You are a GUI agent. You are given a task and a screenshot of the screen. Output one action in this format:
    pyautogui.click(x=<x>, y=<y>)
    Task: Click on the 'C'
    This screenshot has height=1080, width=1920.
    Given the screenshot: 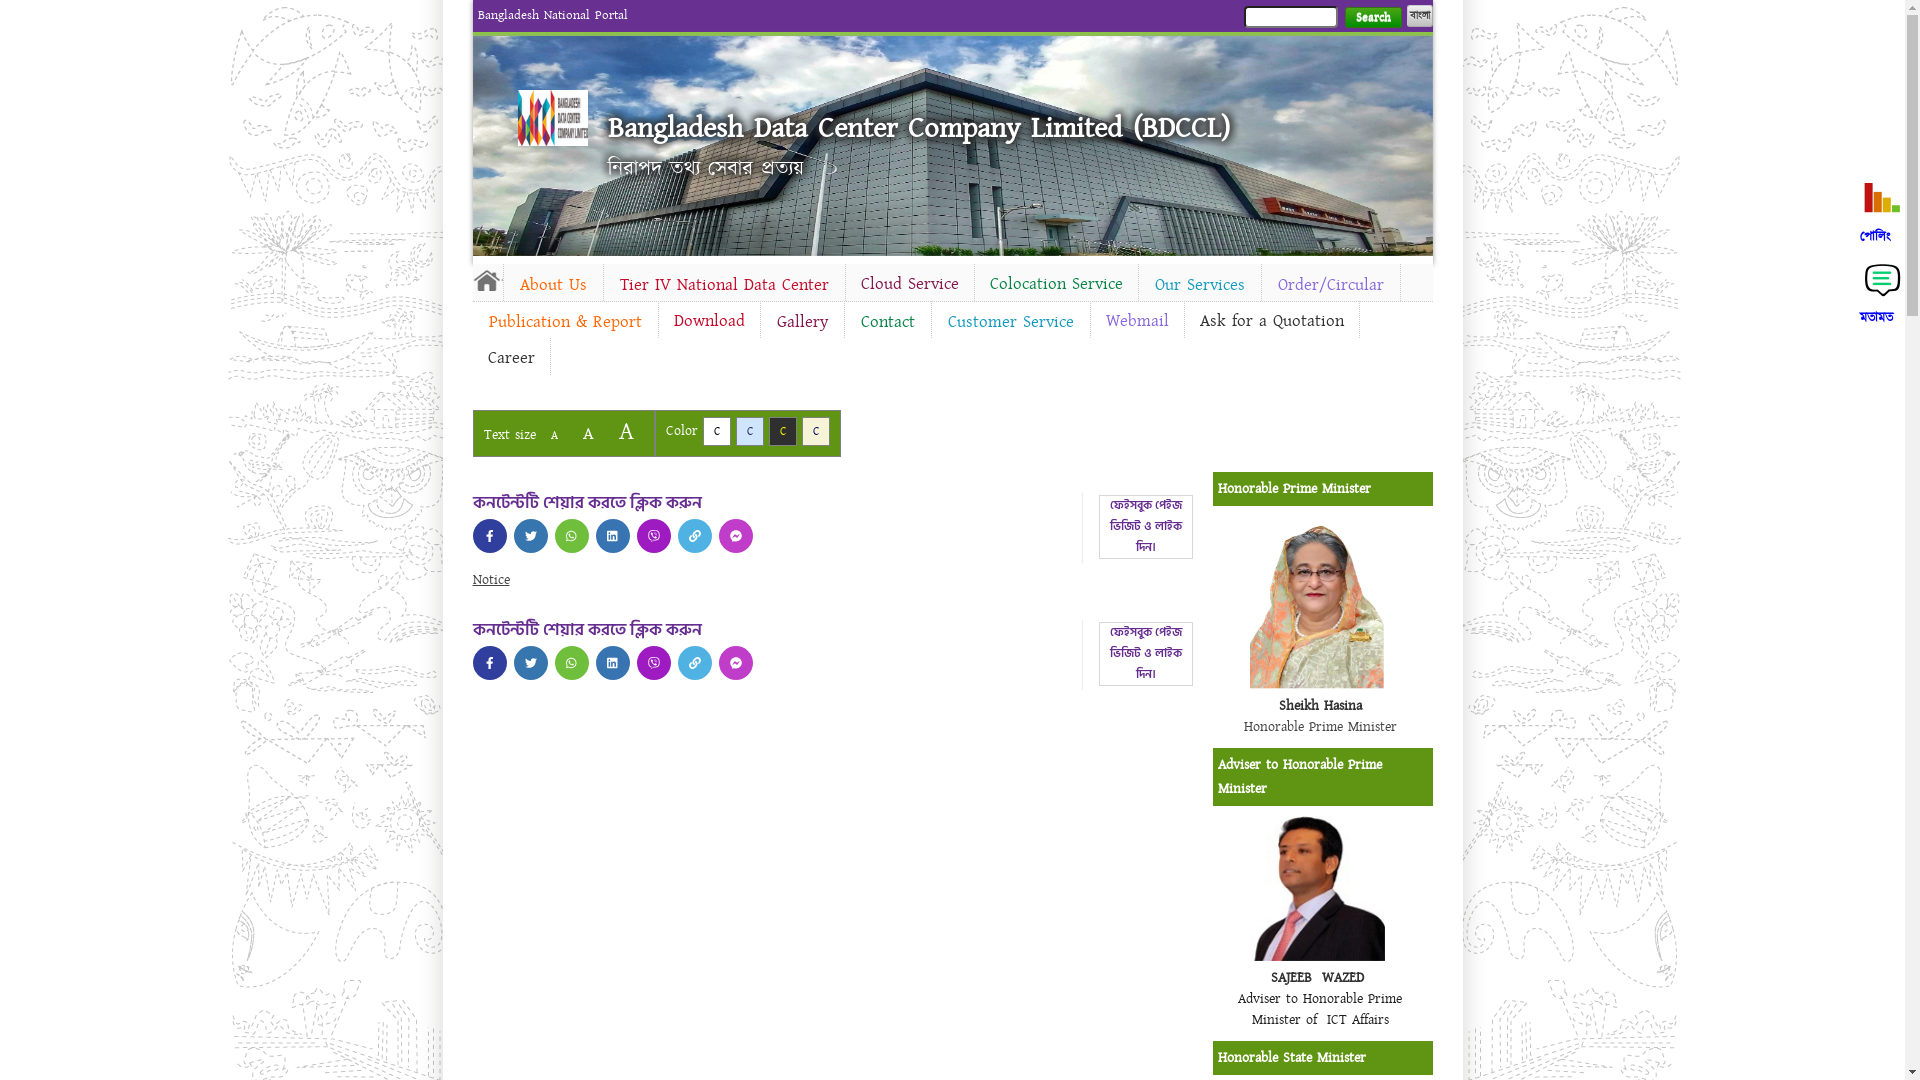 What is the action you would take?
    pyautogui.click(x=801, y=430)
    